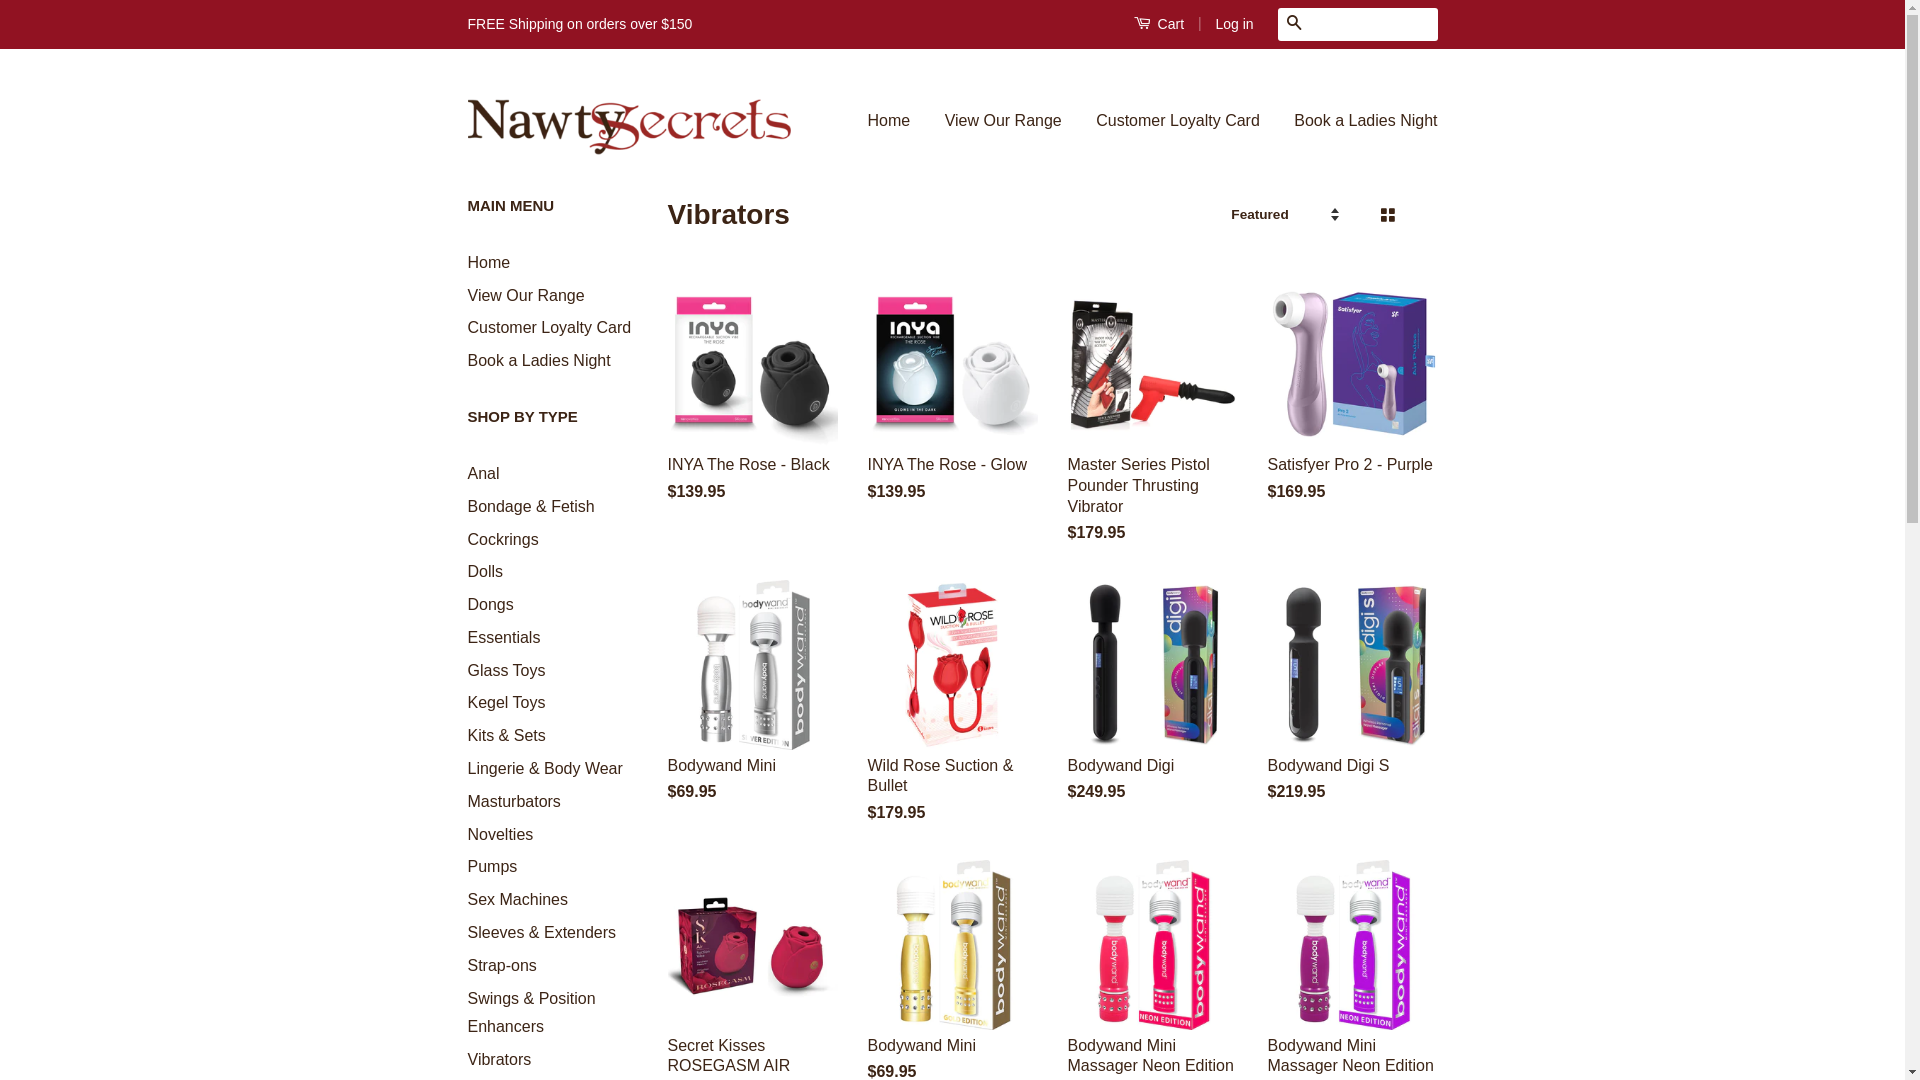  Describe the element at coordinates (1353, 708) in the screenshot. I see `'Bodywand Digi S` at that location.